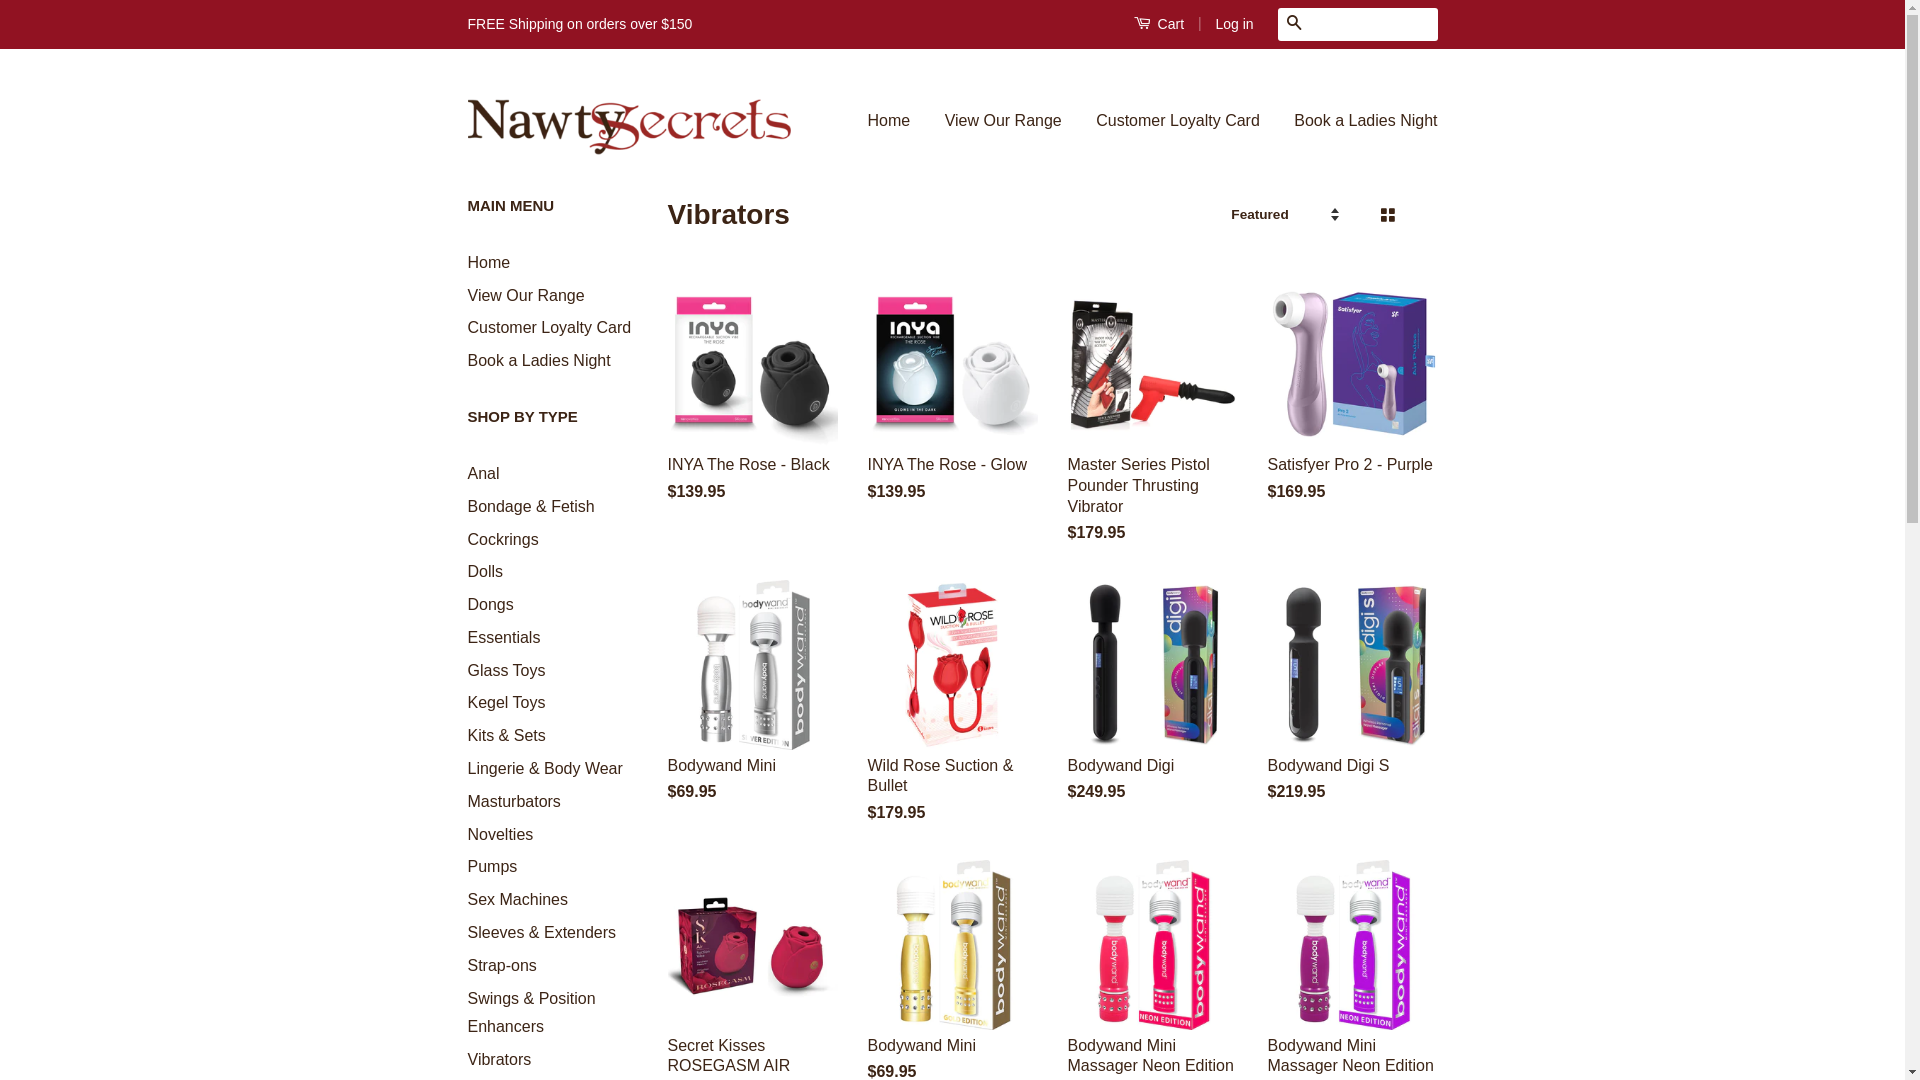  Describe the element at coordinates (1353, 708) in the screenshot. I see `'Bodywand Digi S` at that location.